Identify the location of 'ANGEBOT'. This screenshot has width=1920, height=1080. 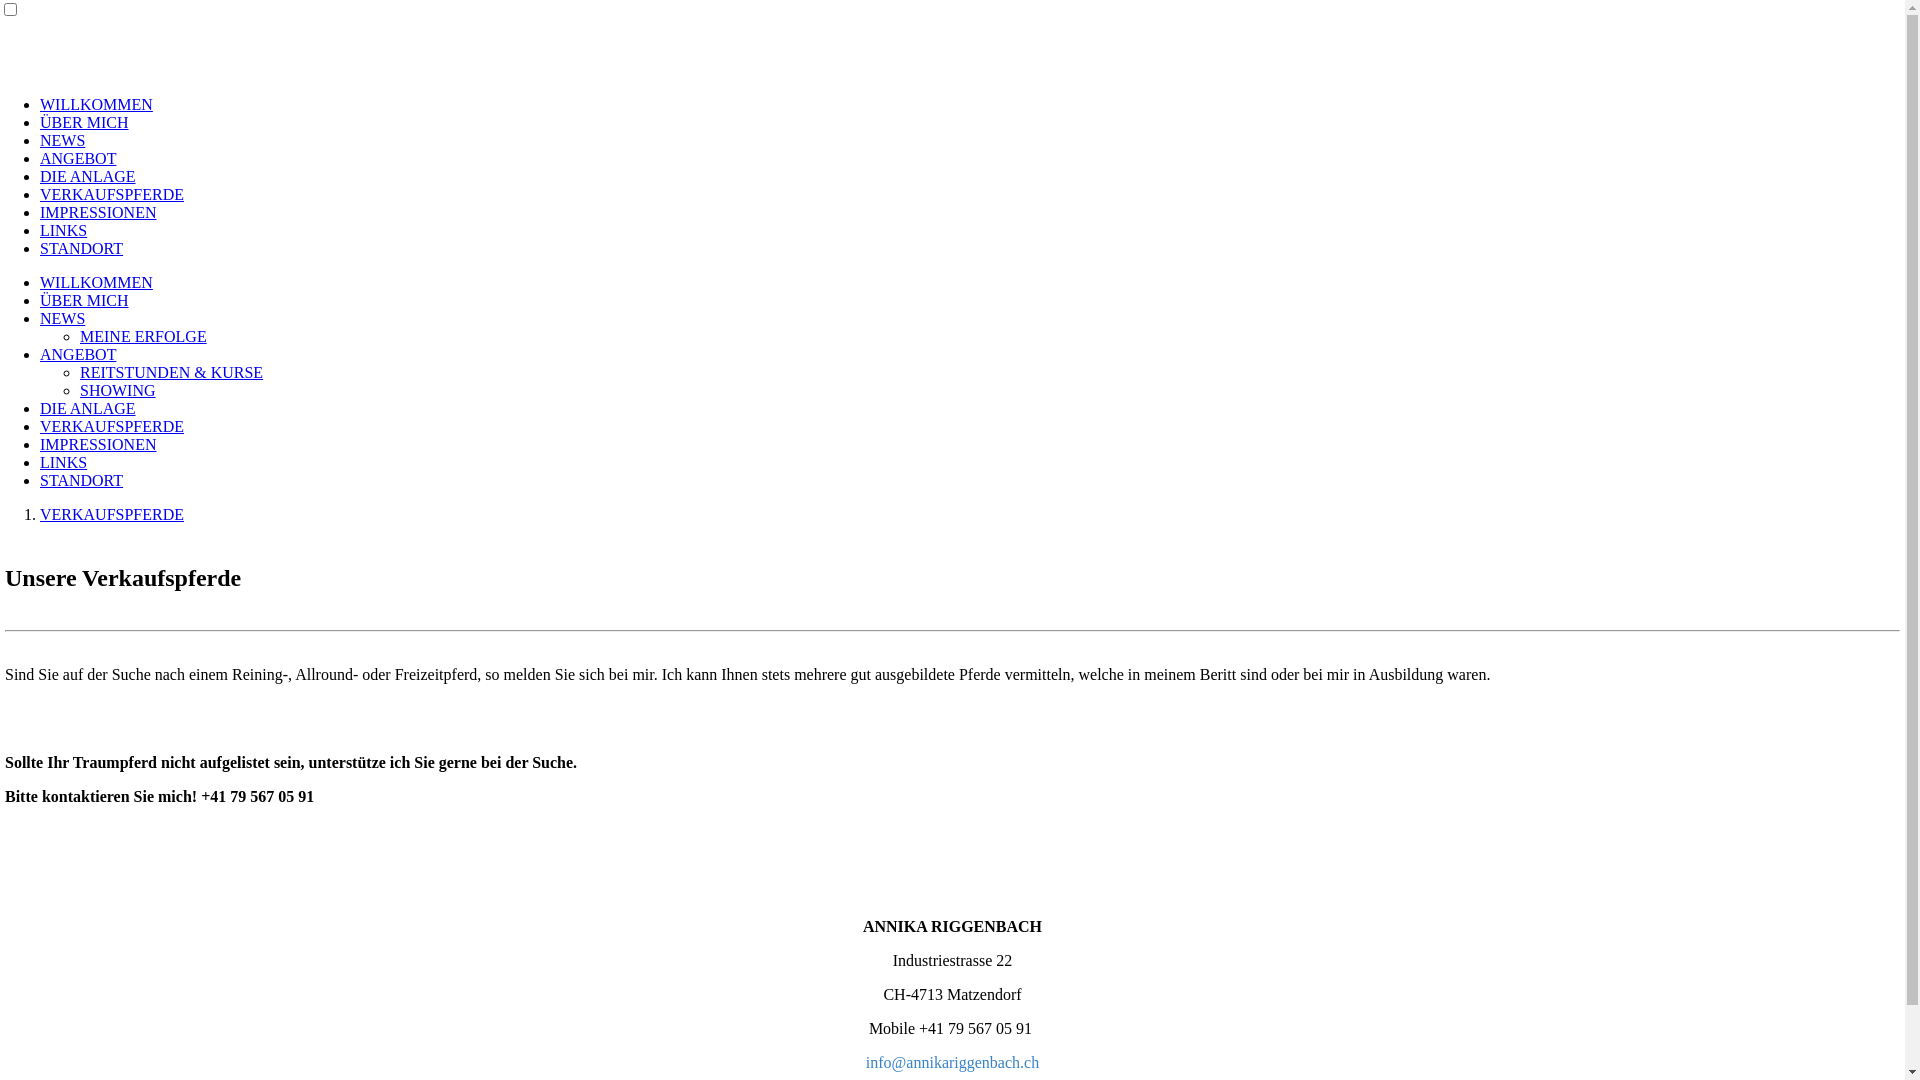
(77, 353).